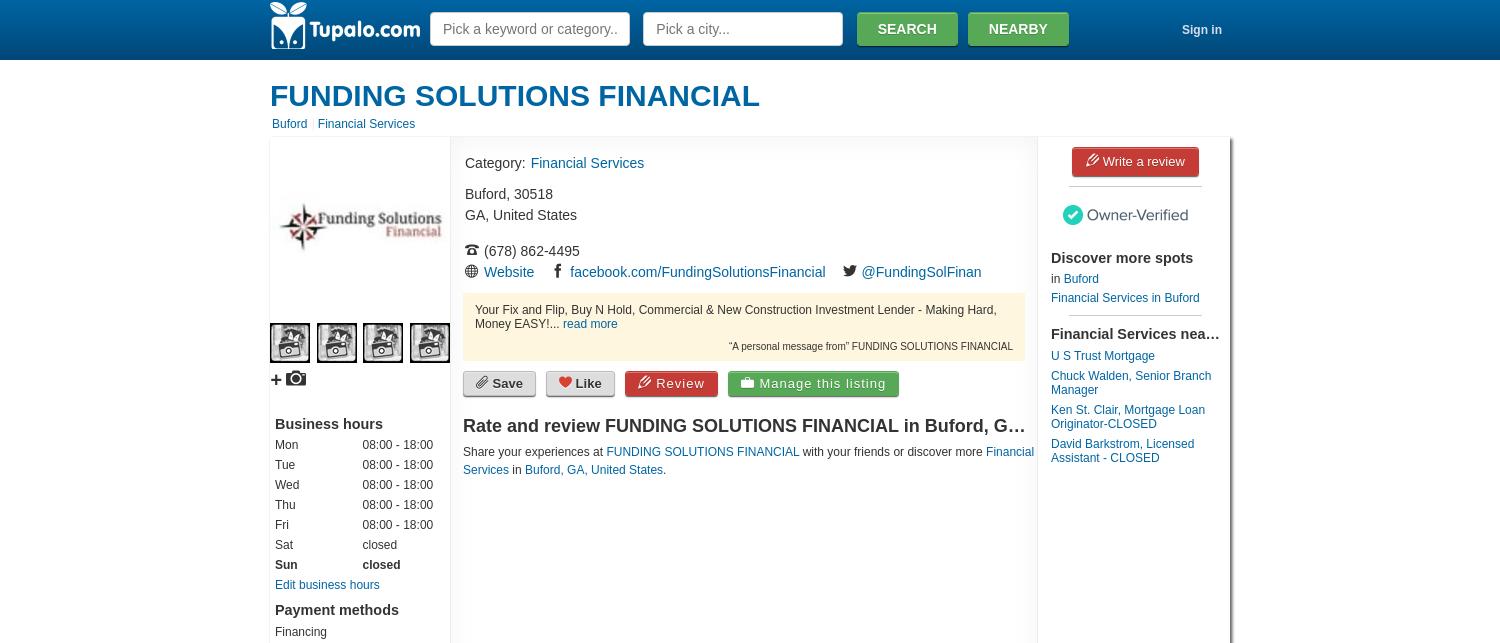  I want to click on 'United States', so click(535, 215).